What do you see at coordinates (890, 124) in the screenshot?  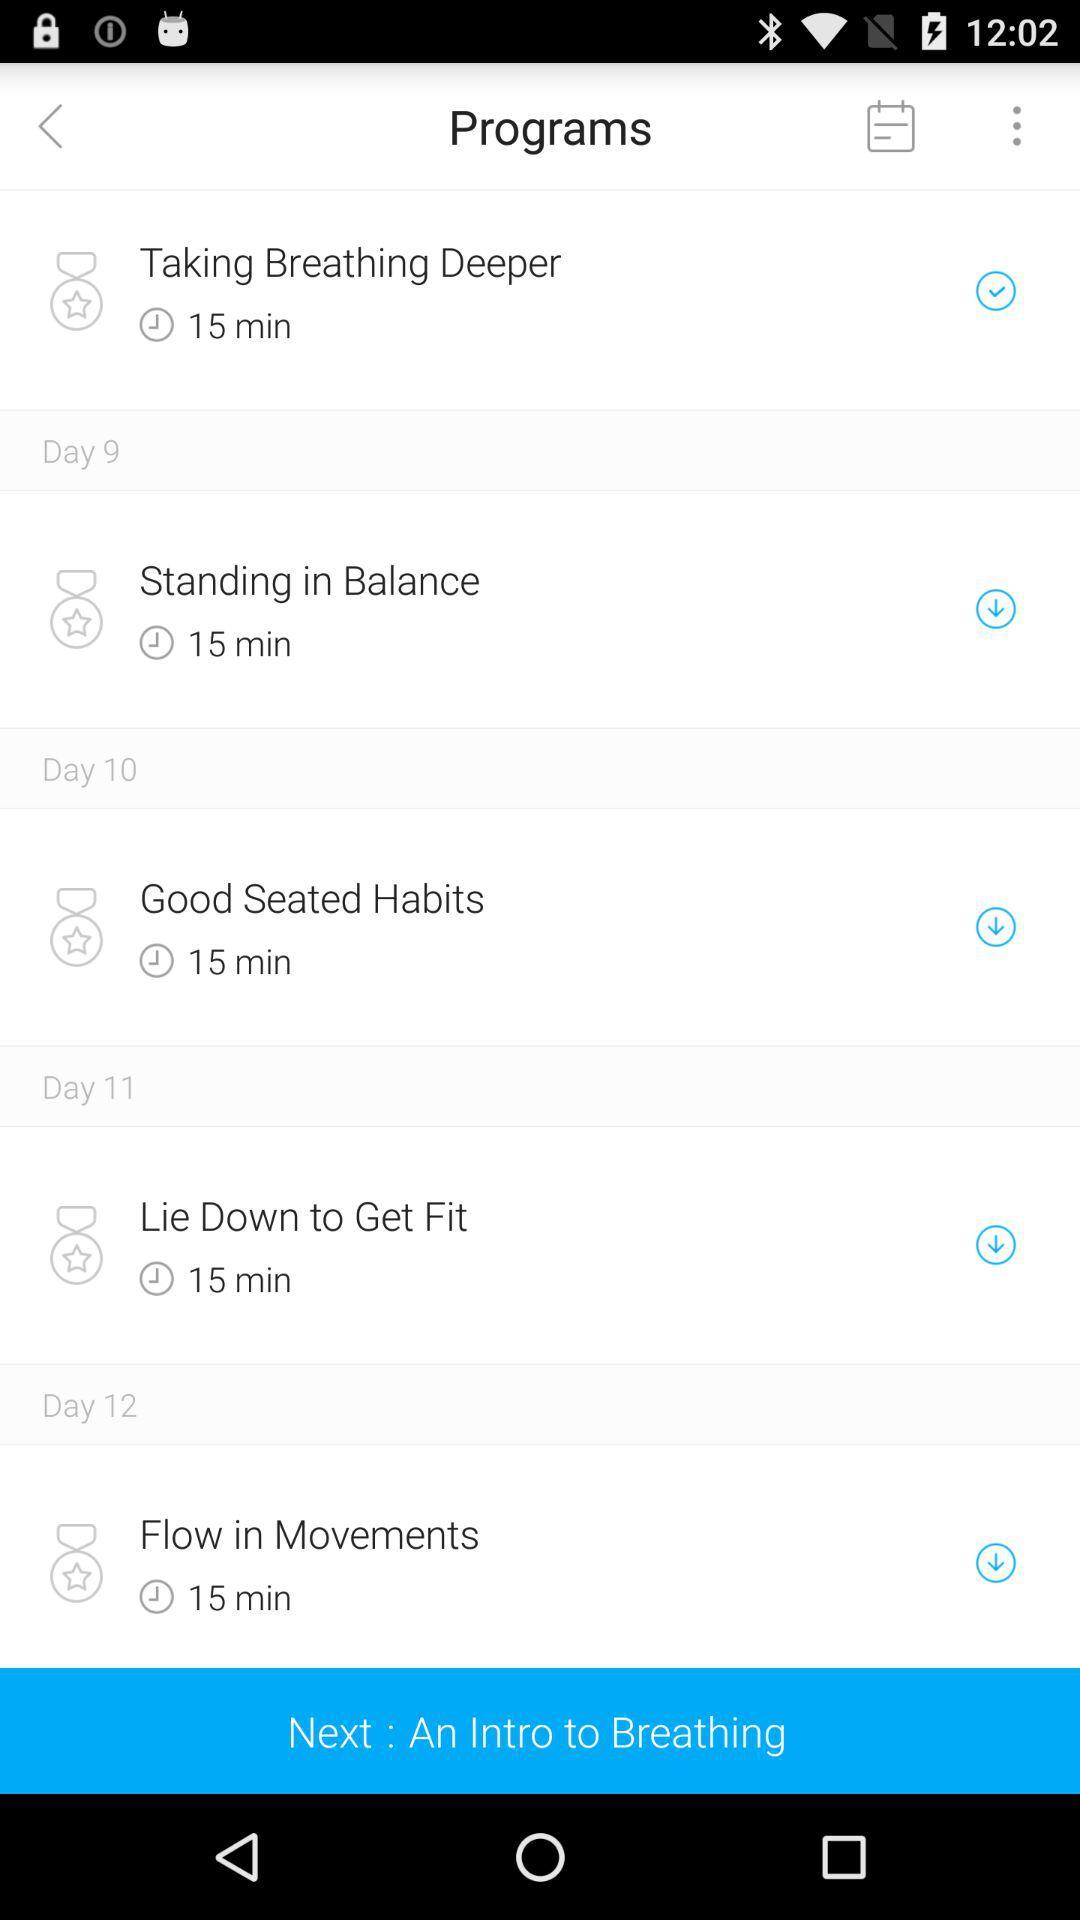 I see `calender` at bounding box center [890, 124].